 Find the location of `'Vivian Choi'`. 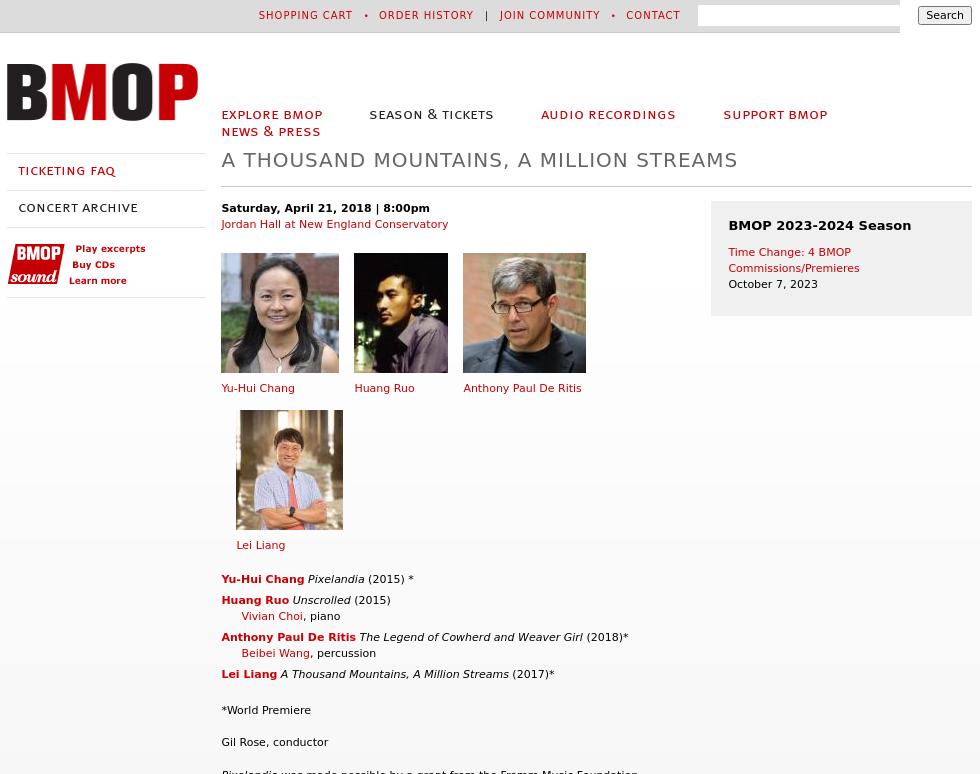

'Vivian Choi' is located at coordinates (271, 614).